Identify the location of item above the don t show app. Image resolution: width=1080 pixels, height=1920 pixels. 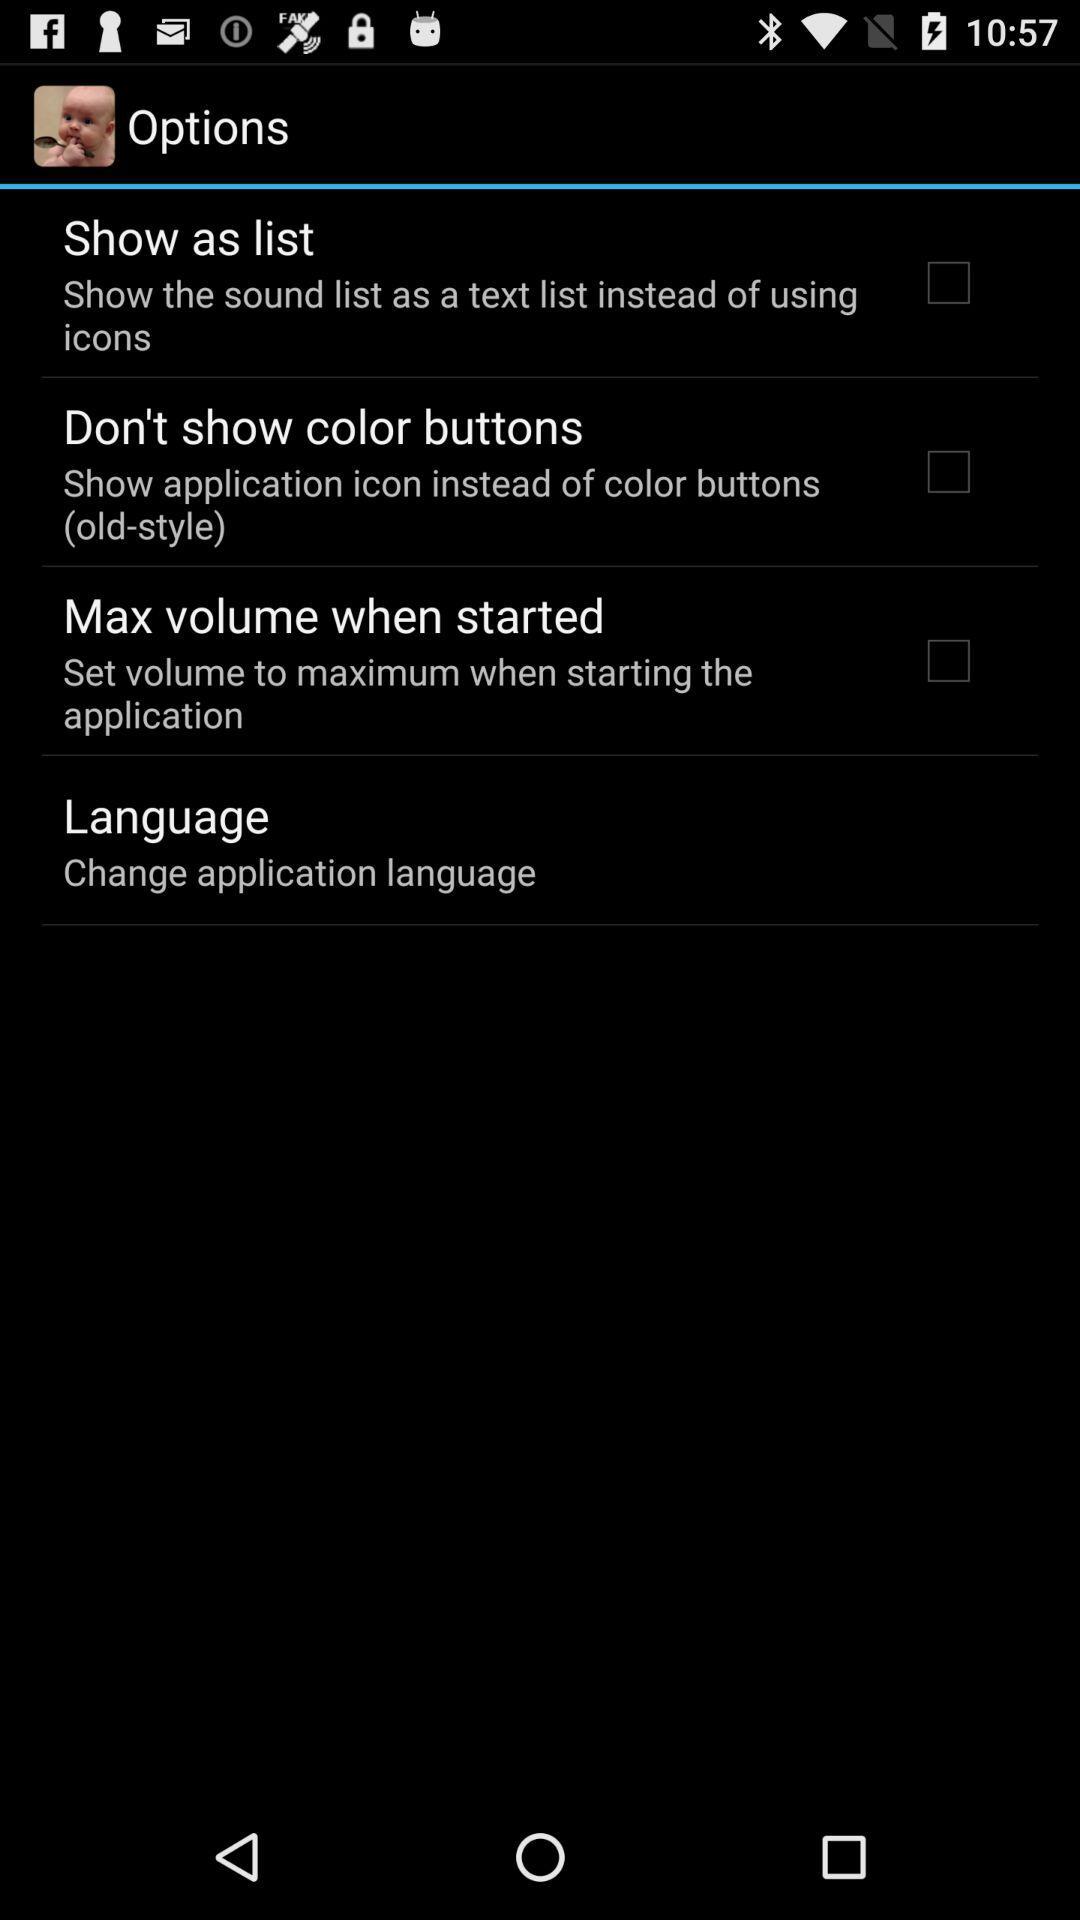
(463, 313).